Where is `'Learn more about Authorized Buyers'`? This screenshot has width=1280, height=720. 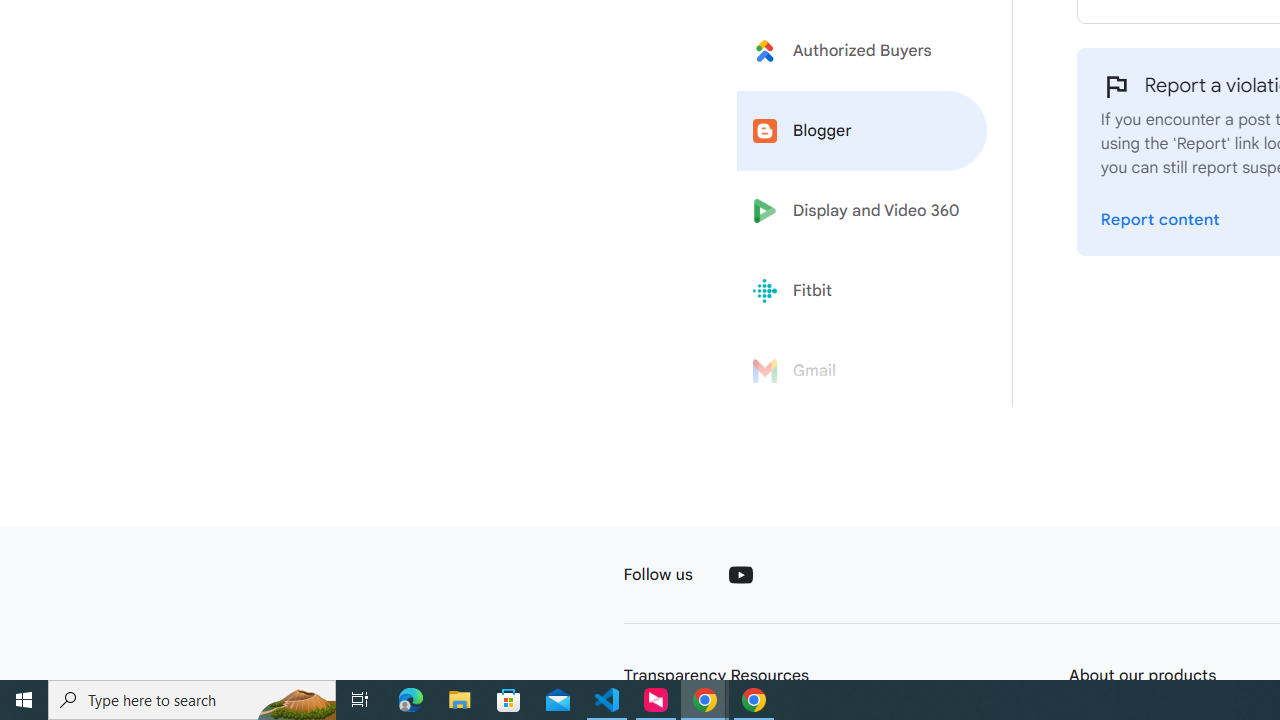
'Learn more about Authorized Buyers' is located at coordinates (862, 49).